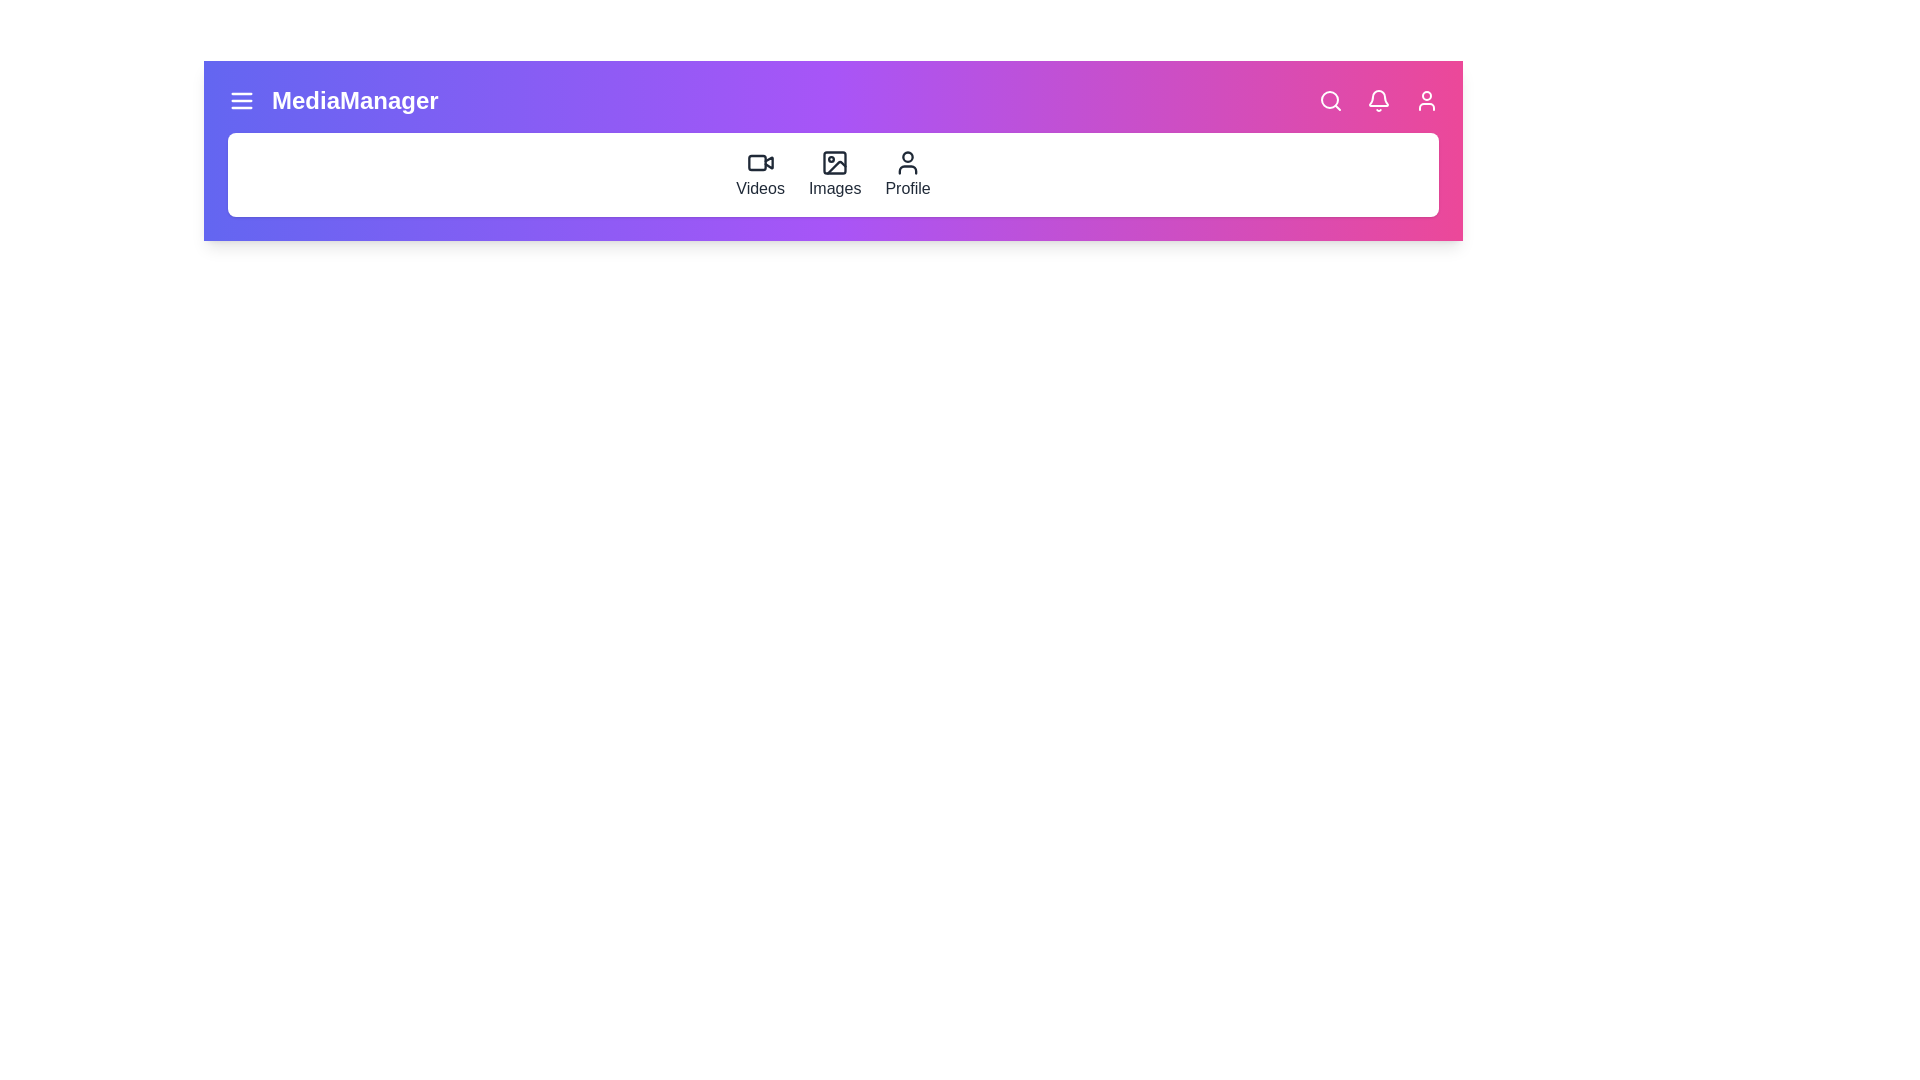  I want to click on the 'Videos' section in the navigation bar, so click(758, 173).